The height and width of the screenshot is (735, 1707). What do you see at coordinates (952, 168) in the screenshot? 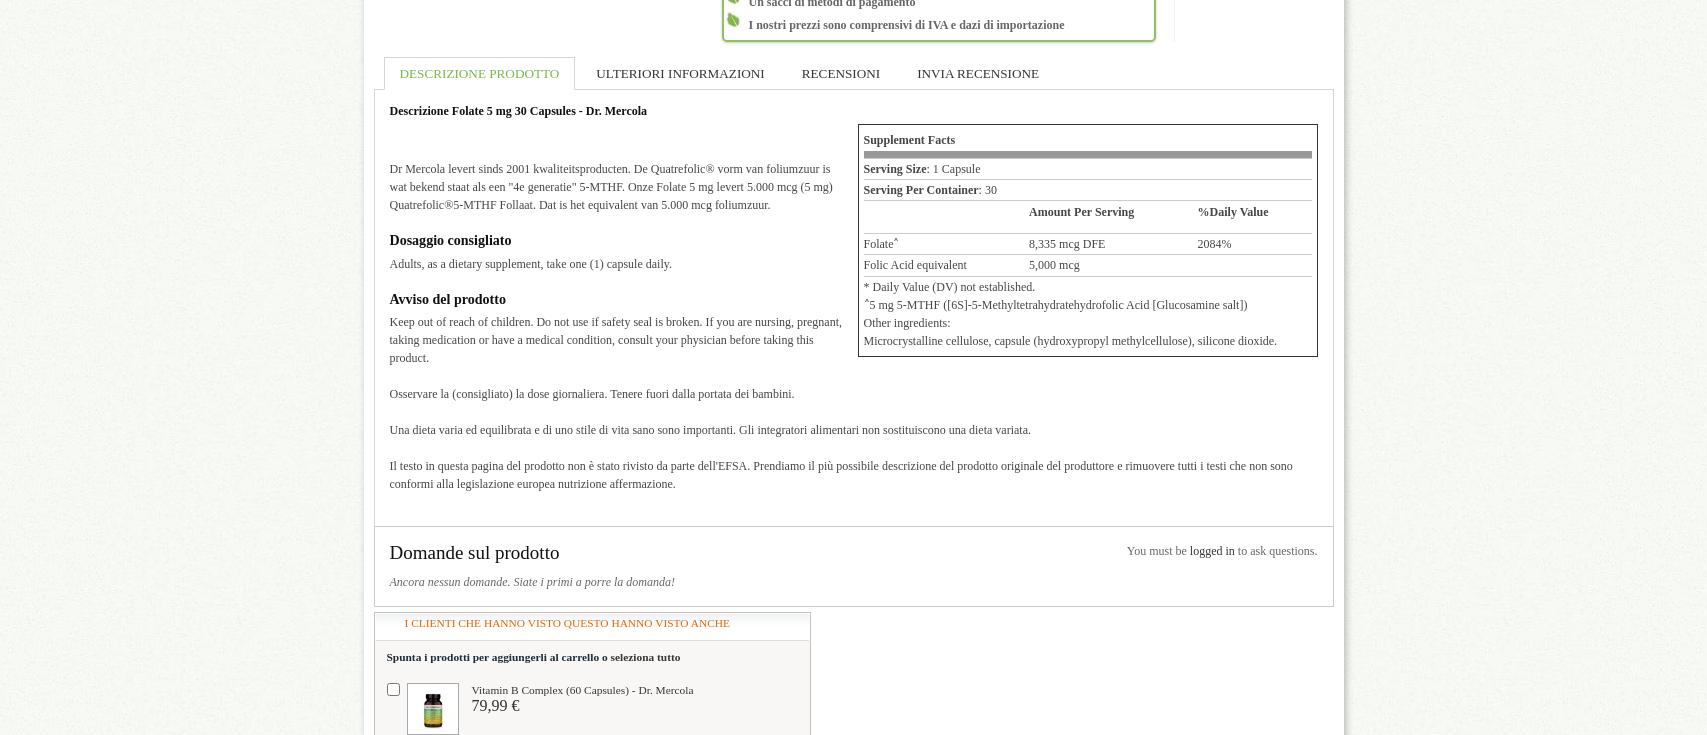
I see `': 1 Capsule'` at bounding box center [952, 168].